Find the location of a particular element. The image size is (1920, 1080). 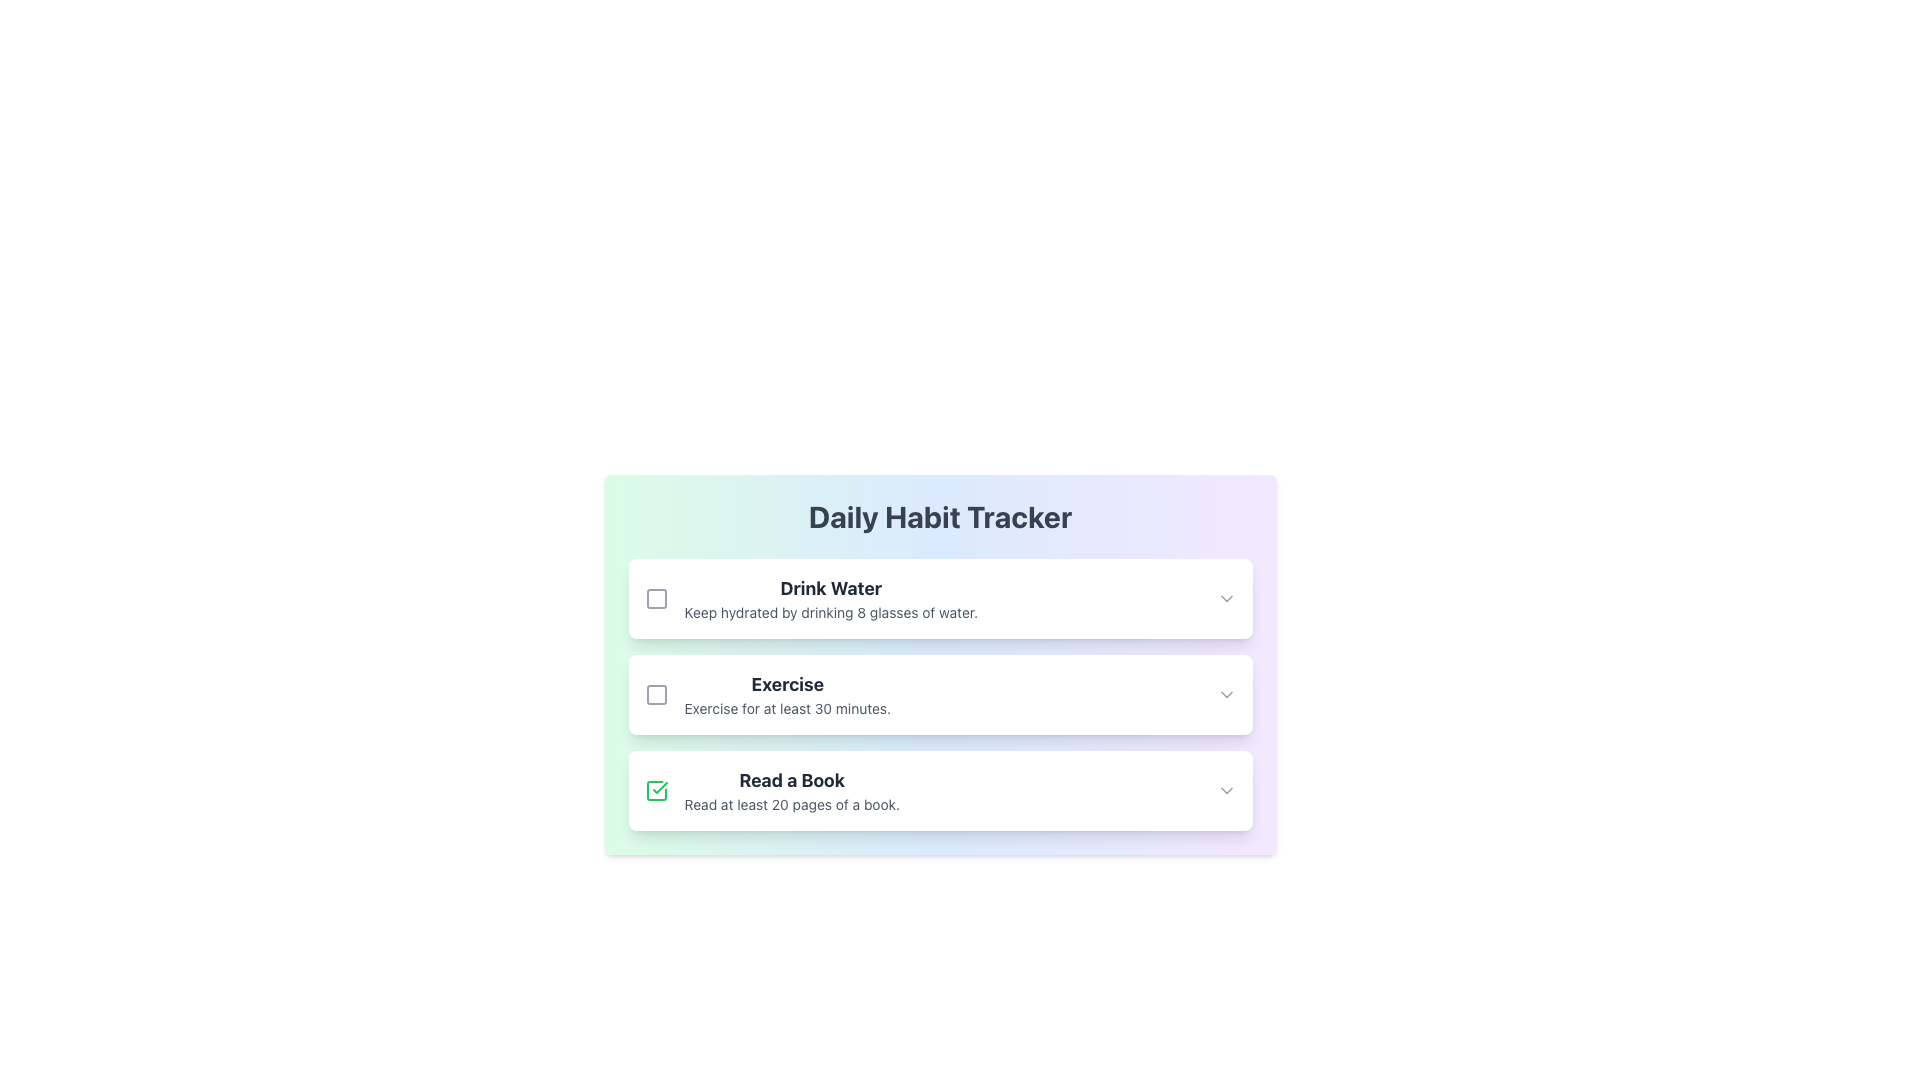

the checked square icon styled as a checkbox located on the left side of the 'Read a Book' habit tracking item to modify its state is located at coordinates (656, 789).